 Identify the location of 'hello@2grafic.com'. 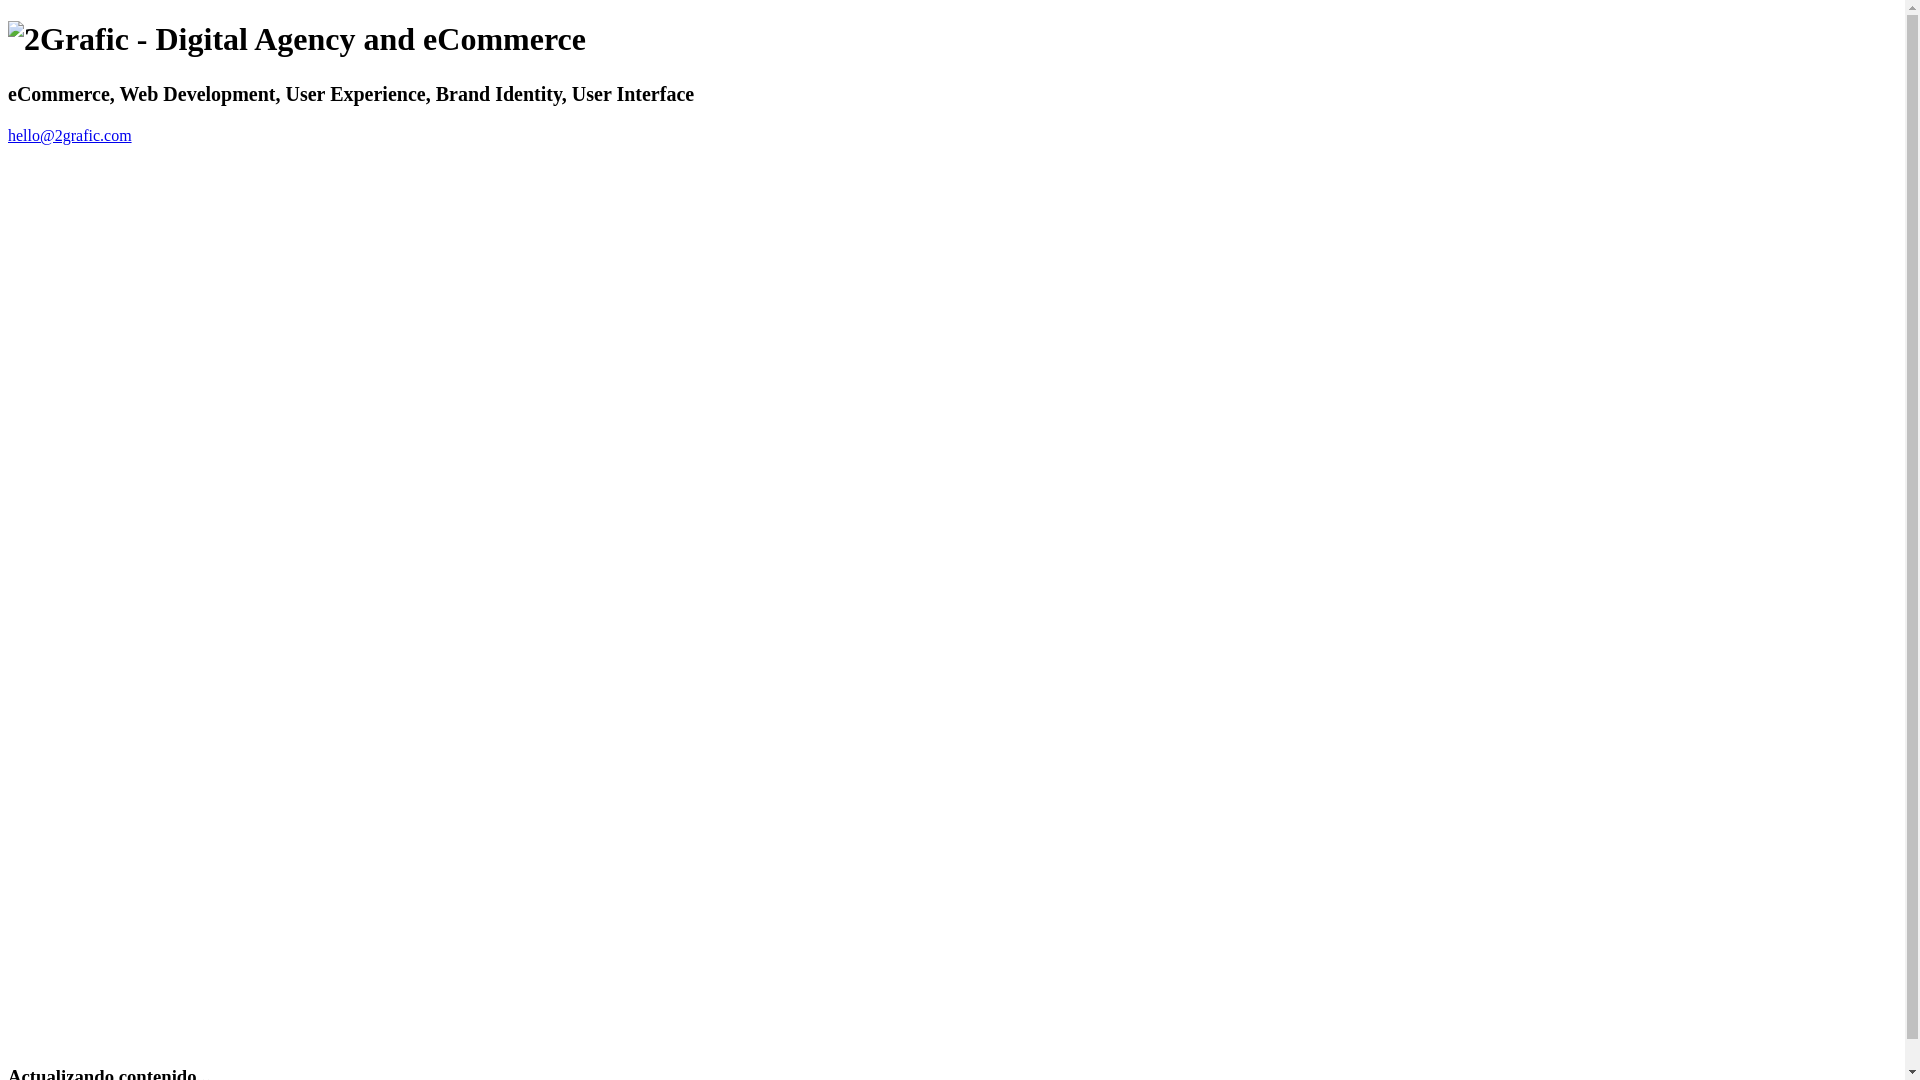
(70, 135).